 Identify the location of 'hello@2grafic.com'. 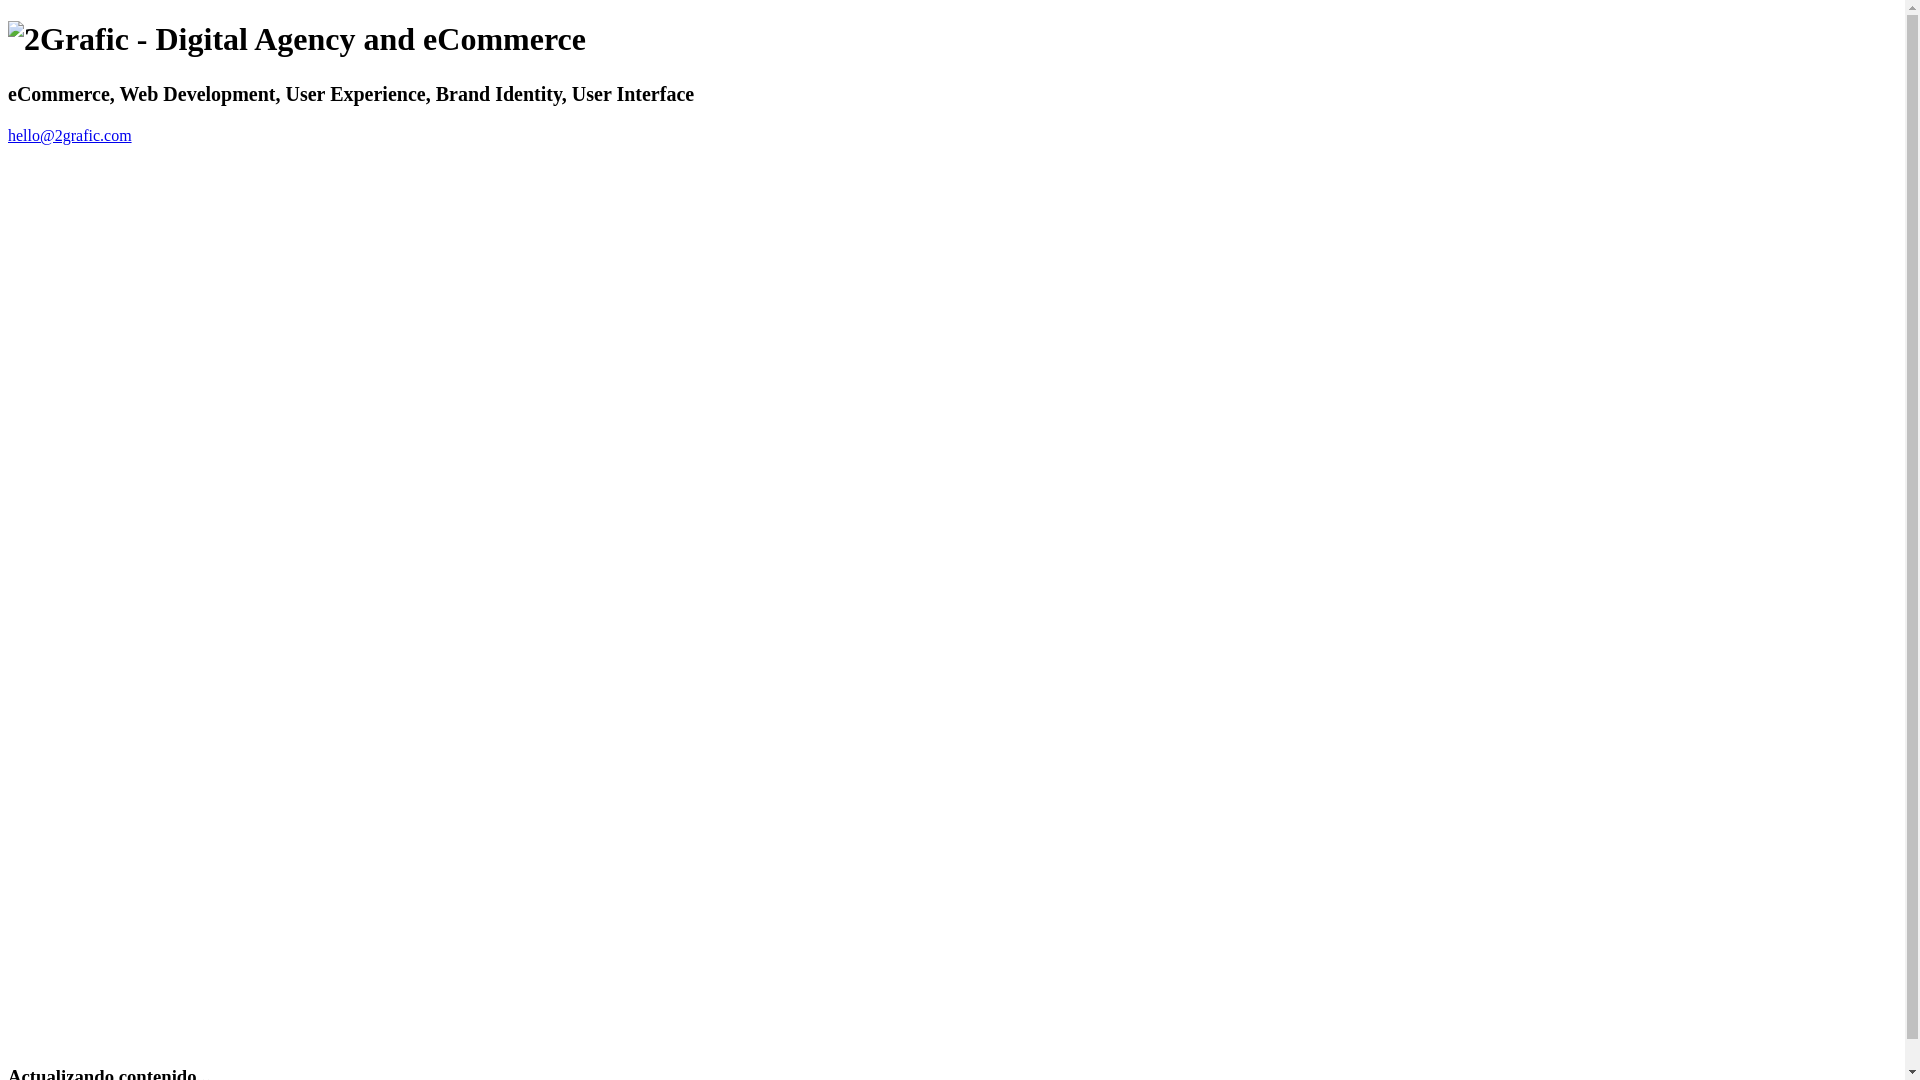
(70, 135).